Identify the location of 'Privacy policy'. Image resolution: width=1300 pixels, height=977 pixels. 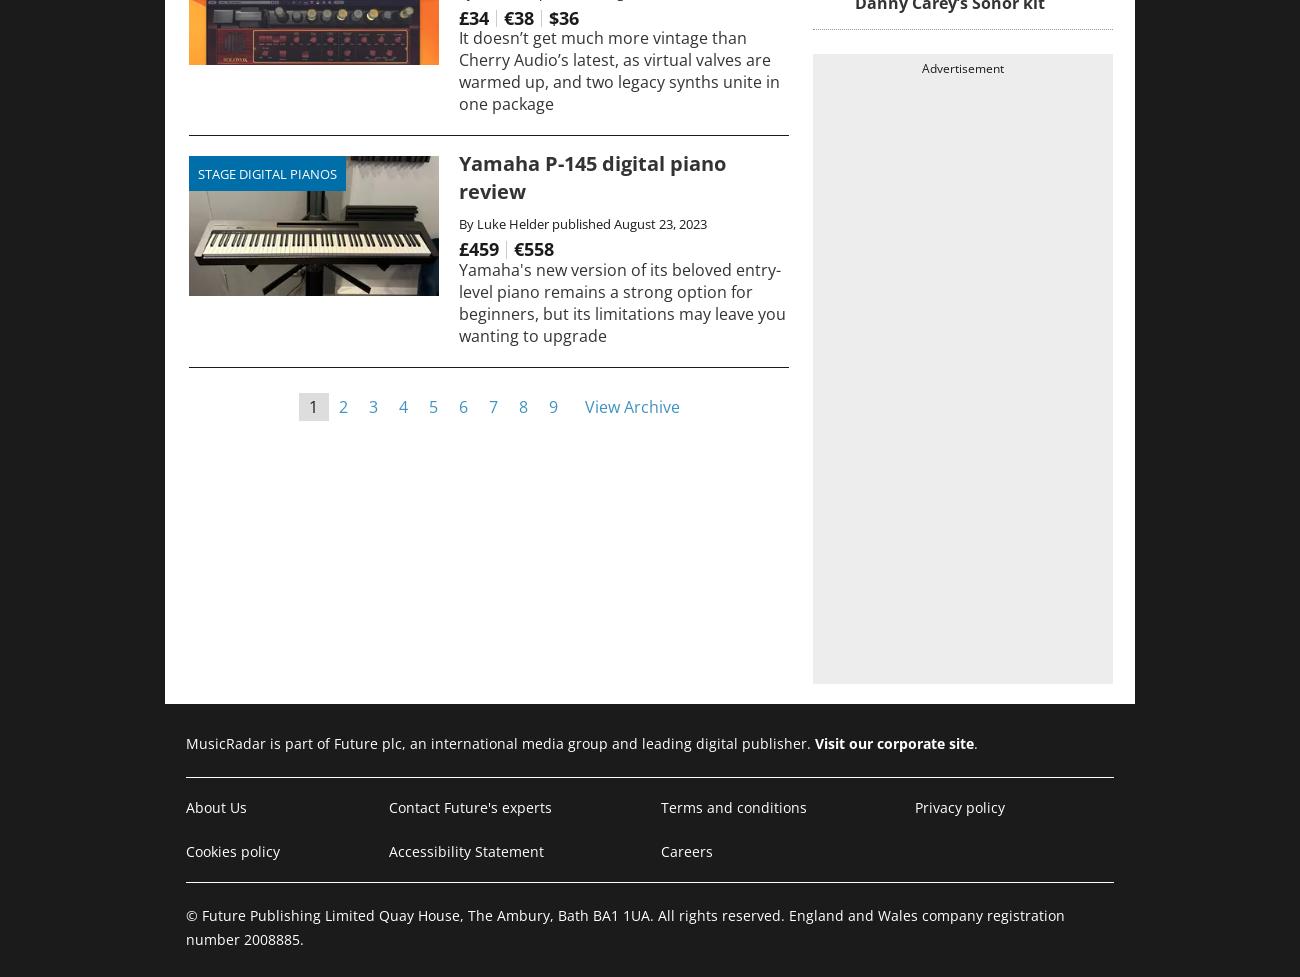
(960, 807).